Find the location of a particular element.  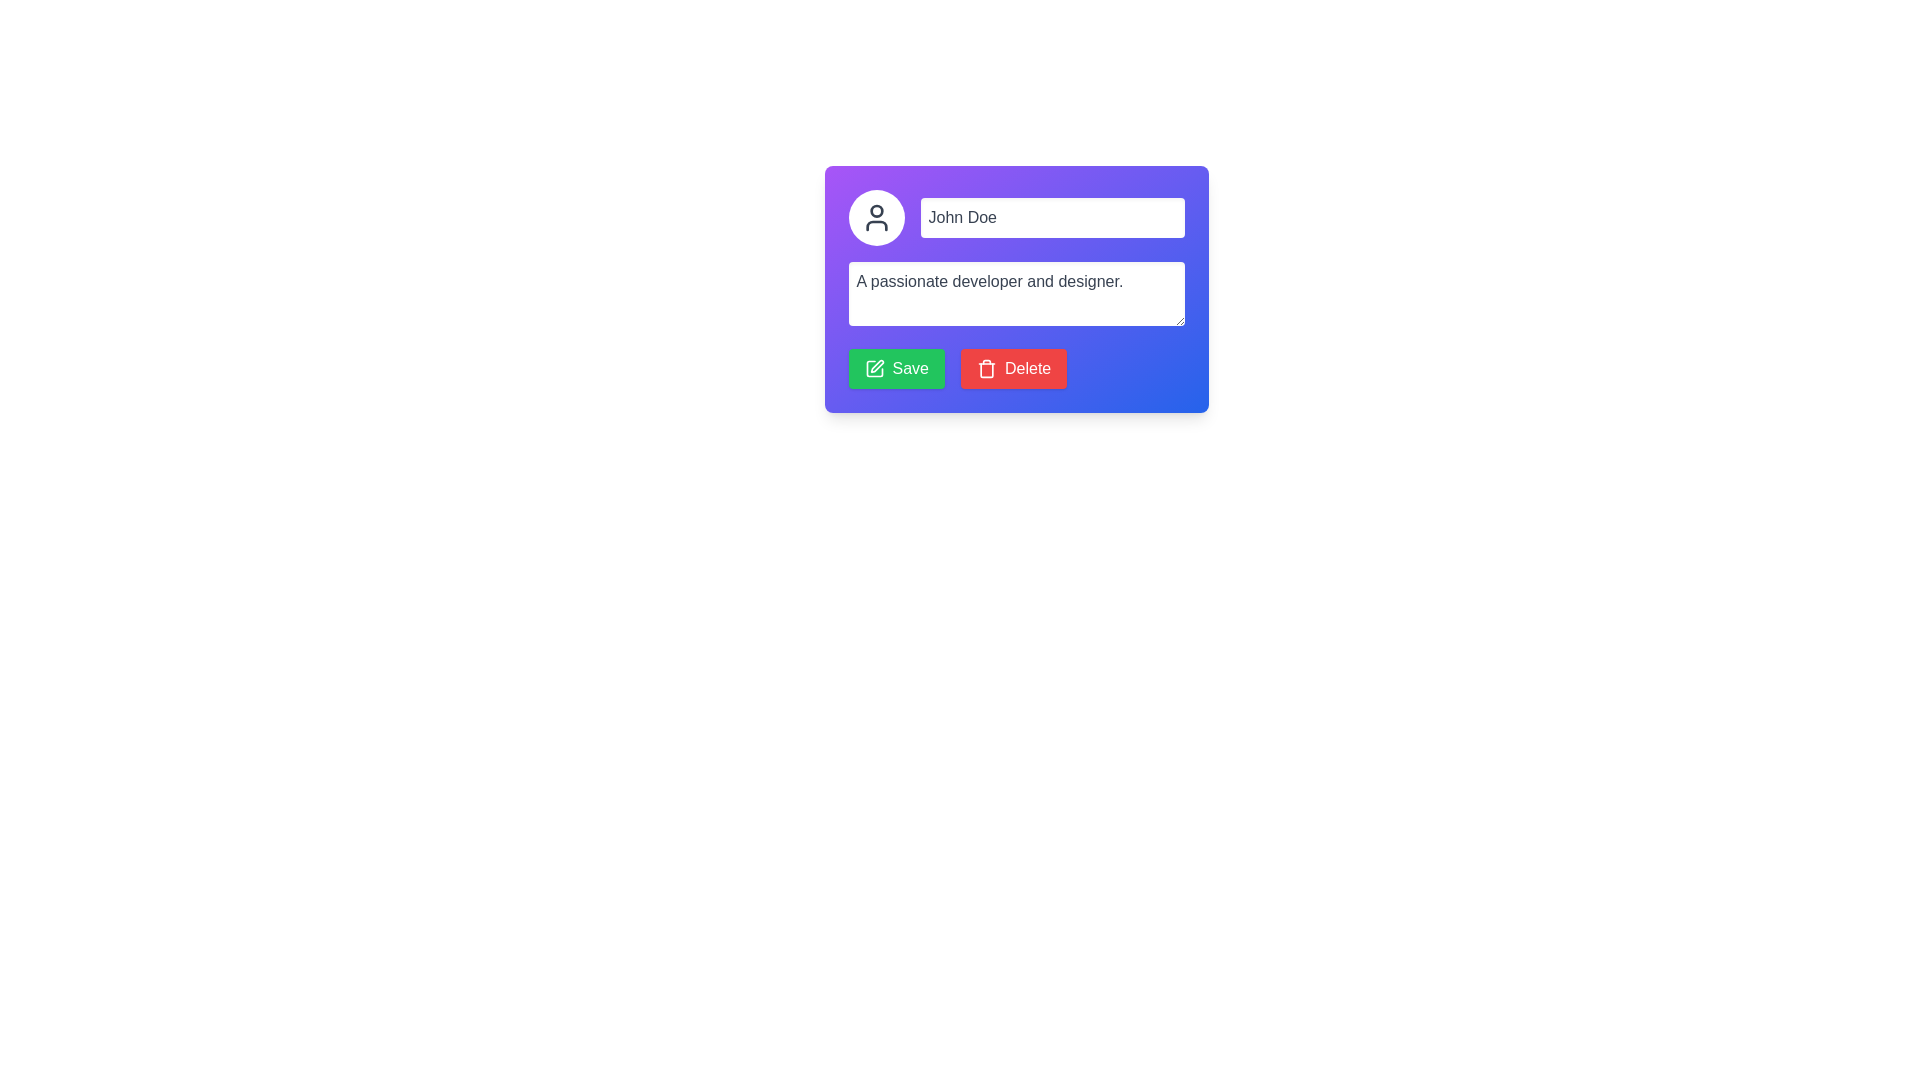

the text input field for additional information display, located below the name input field 'John Doe' and above the 'Save' and 'Delete' buttons in the user card interface is located at coordinates (1016, 293).